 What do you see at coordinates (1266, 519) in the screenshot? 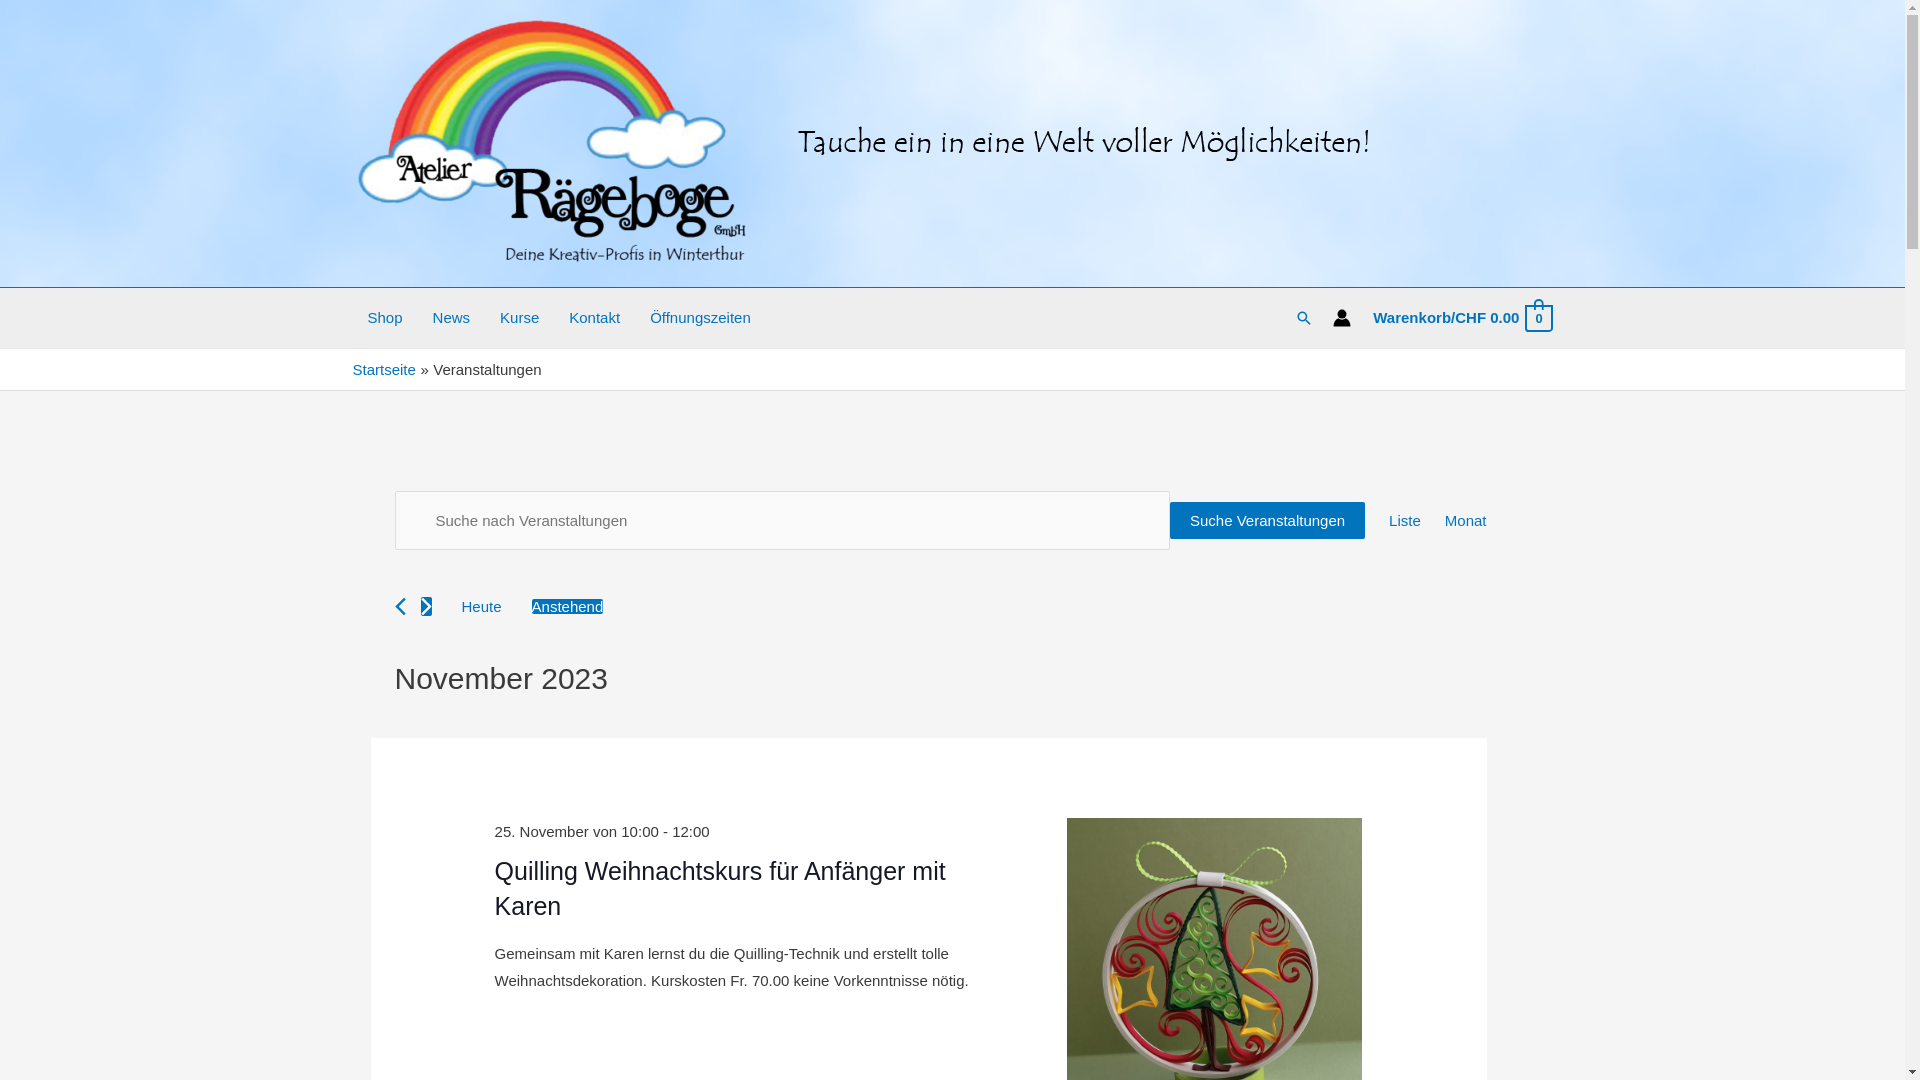
I see `'Suche Veranstaltungen'` at bounding box center [1266, 519].